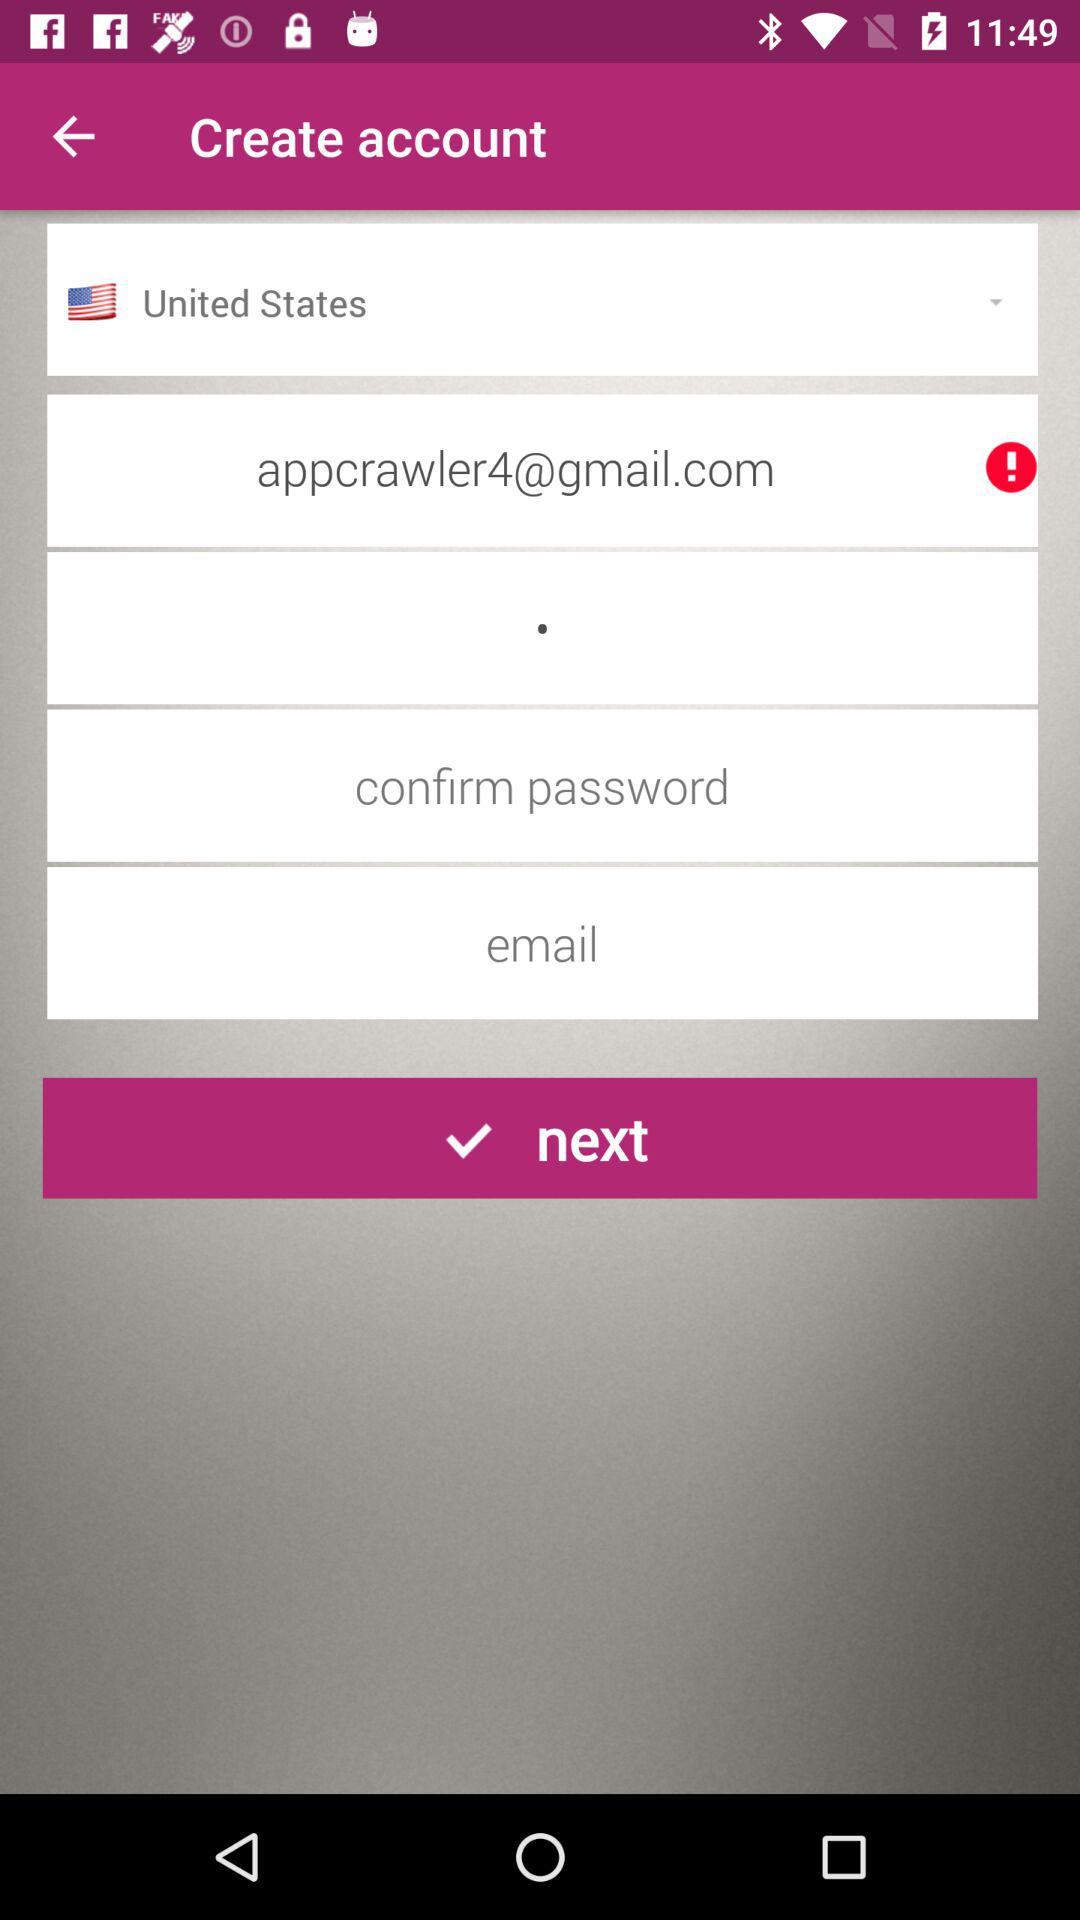 The width and height of the screenshot is (1080, 1920). Describe the element at coordinates (542, 784) in the screenshot. I see `type the password` at that location.